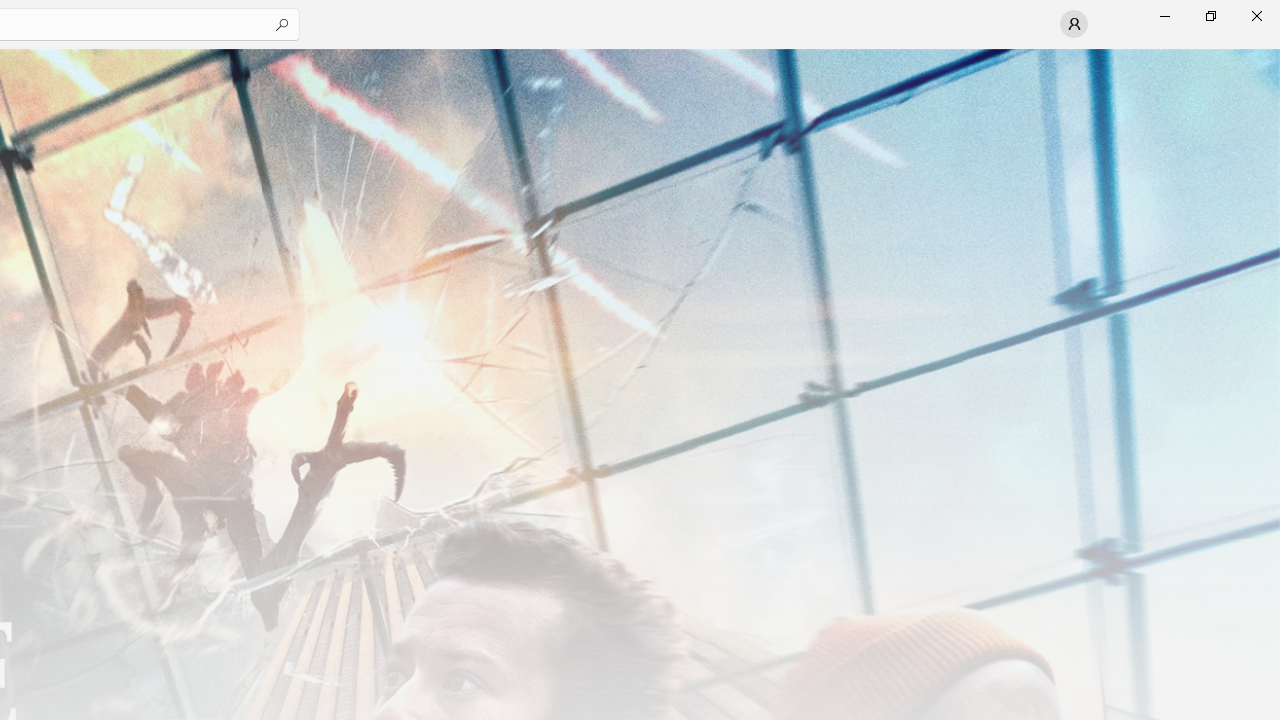 This screenshot has height=720, width=1280. I want to click on 'Minimize Microsoft Store', so click(1164, 15).